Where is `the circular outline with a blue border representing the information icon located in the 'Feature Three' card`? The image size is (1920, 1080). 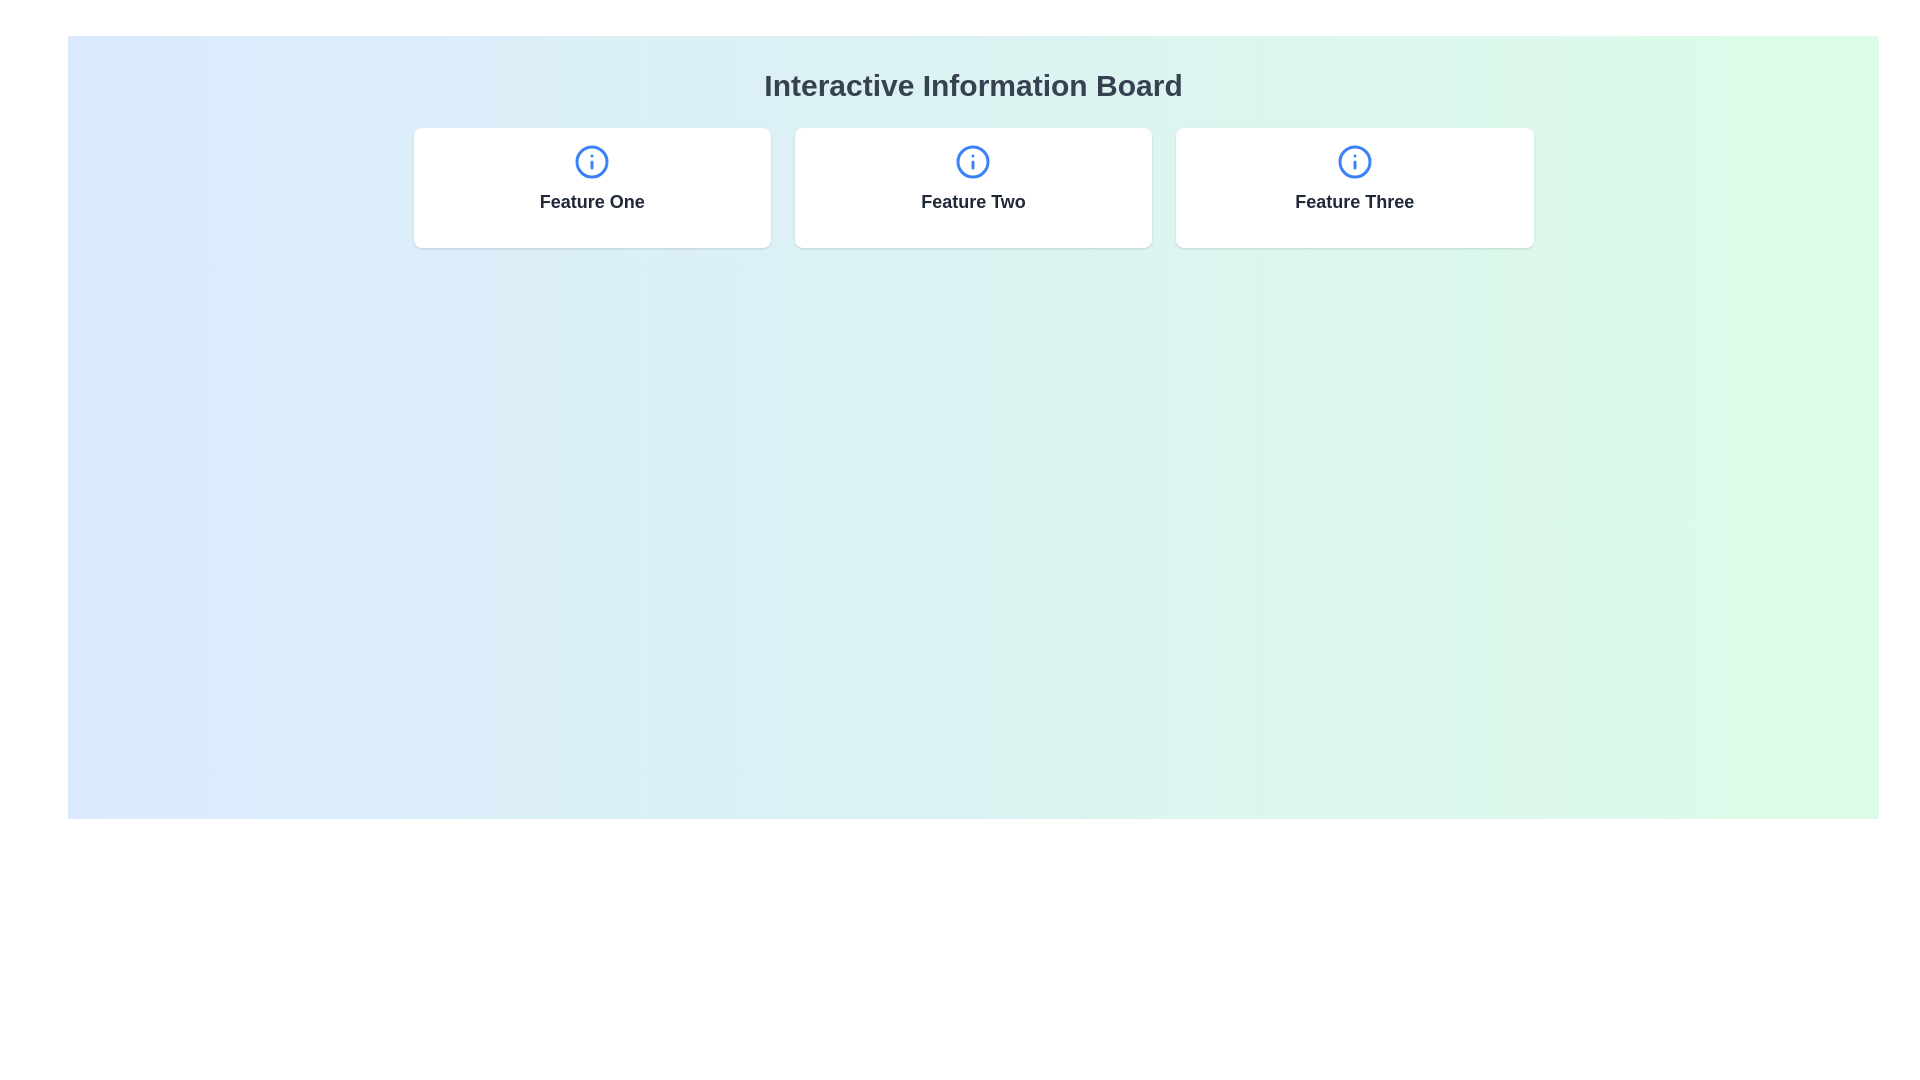 the circular outline with a blue border representing the information icon located in the 'Feature Three' card is located at coordinates (1354, 161).